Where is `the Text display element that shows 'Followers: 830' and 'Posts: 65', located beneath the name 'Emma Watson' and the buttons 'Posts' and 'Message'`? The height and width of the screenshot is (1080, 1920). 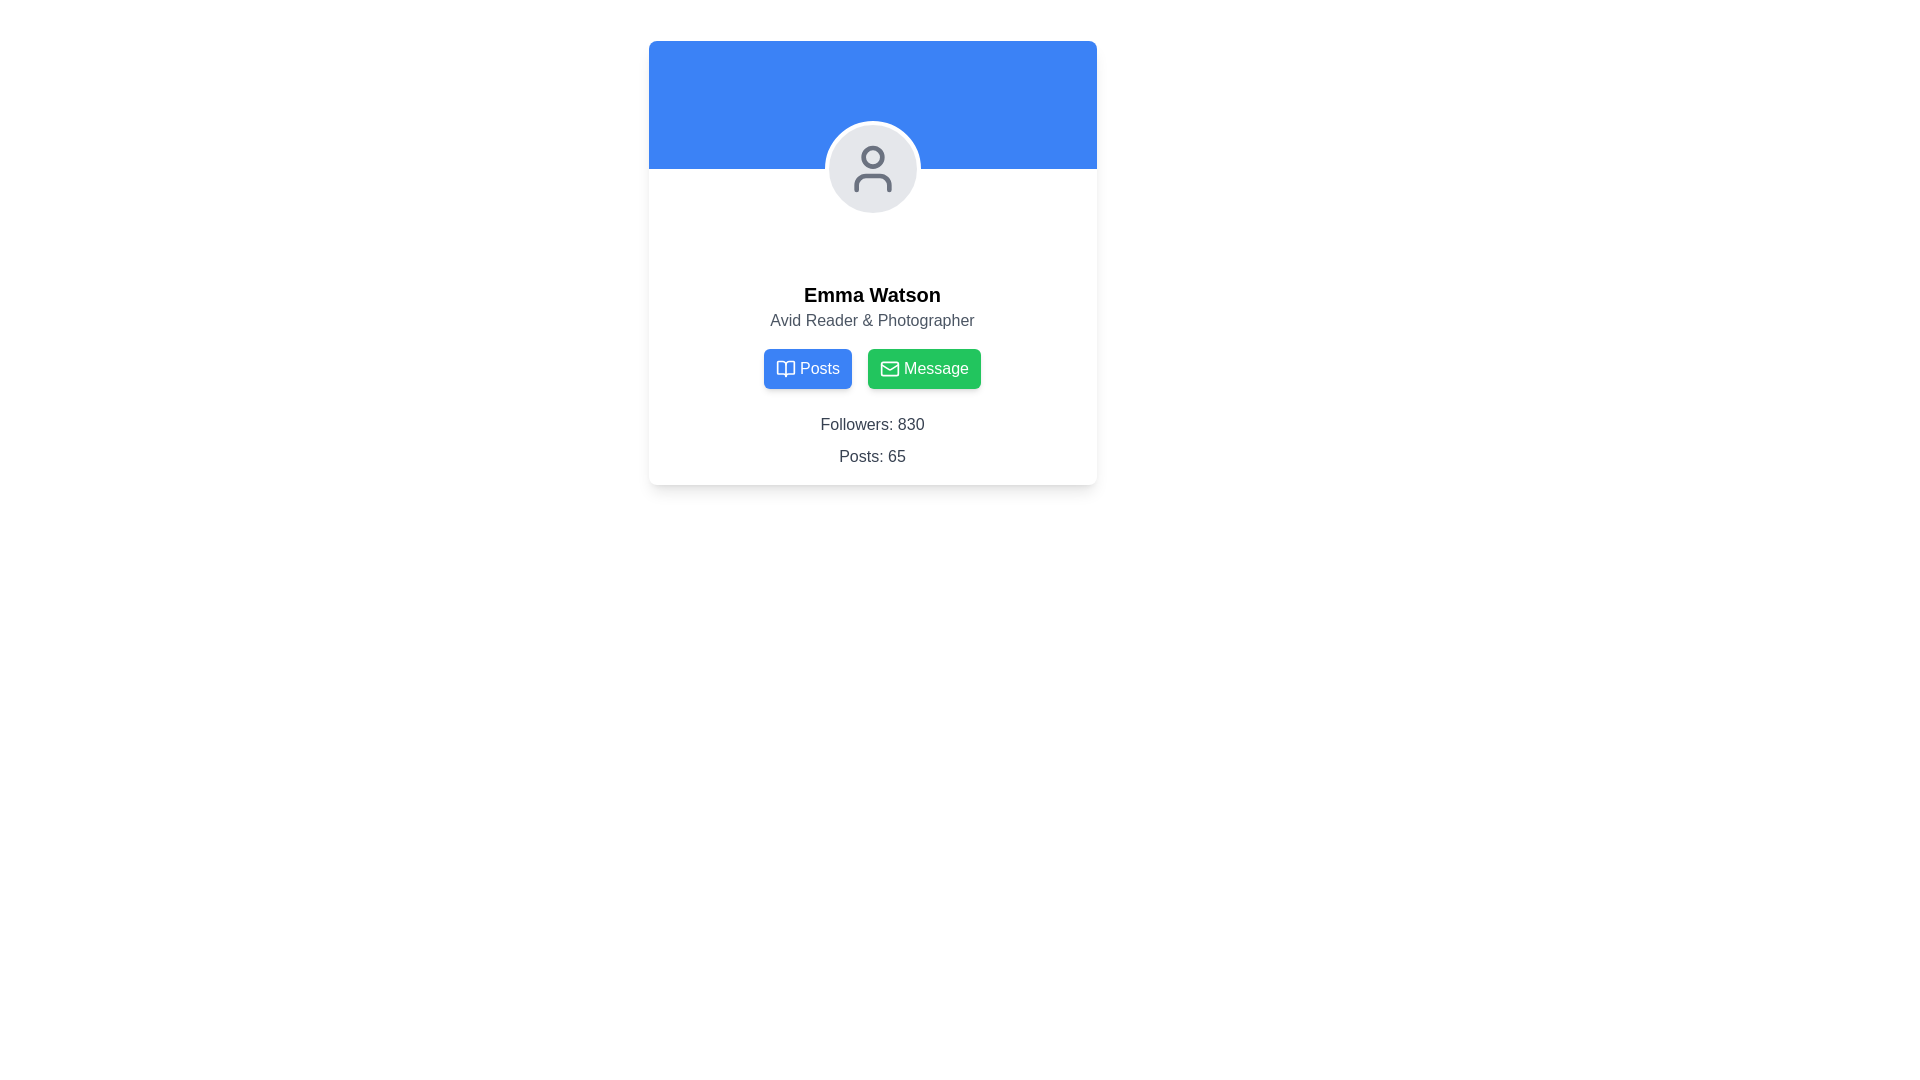
the Text display element that shows 'Followers: 830' and 'Posts: 65', located beneath the name 'Emma Watson' and the buttons 'Posts' and 'Message' is located at coordinates (872, 439).